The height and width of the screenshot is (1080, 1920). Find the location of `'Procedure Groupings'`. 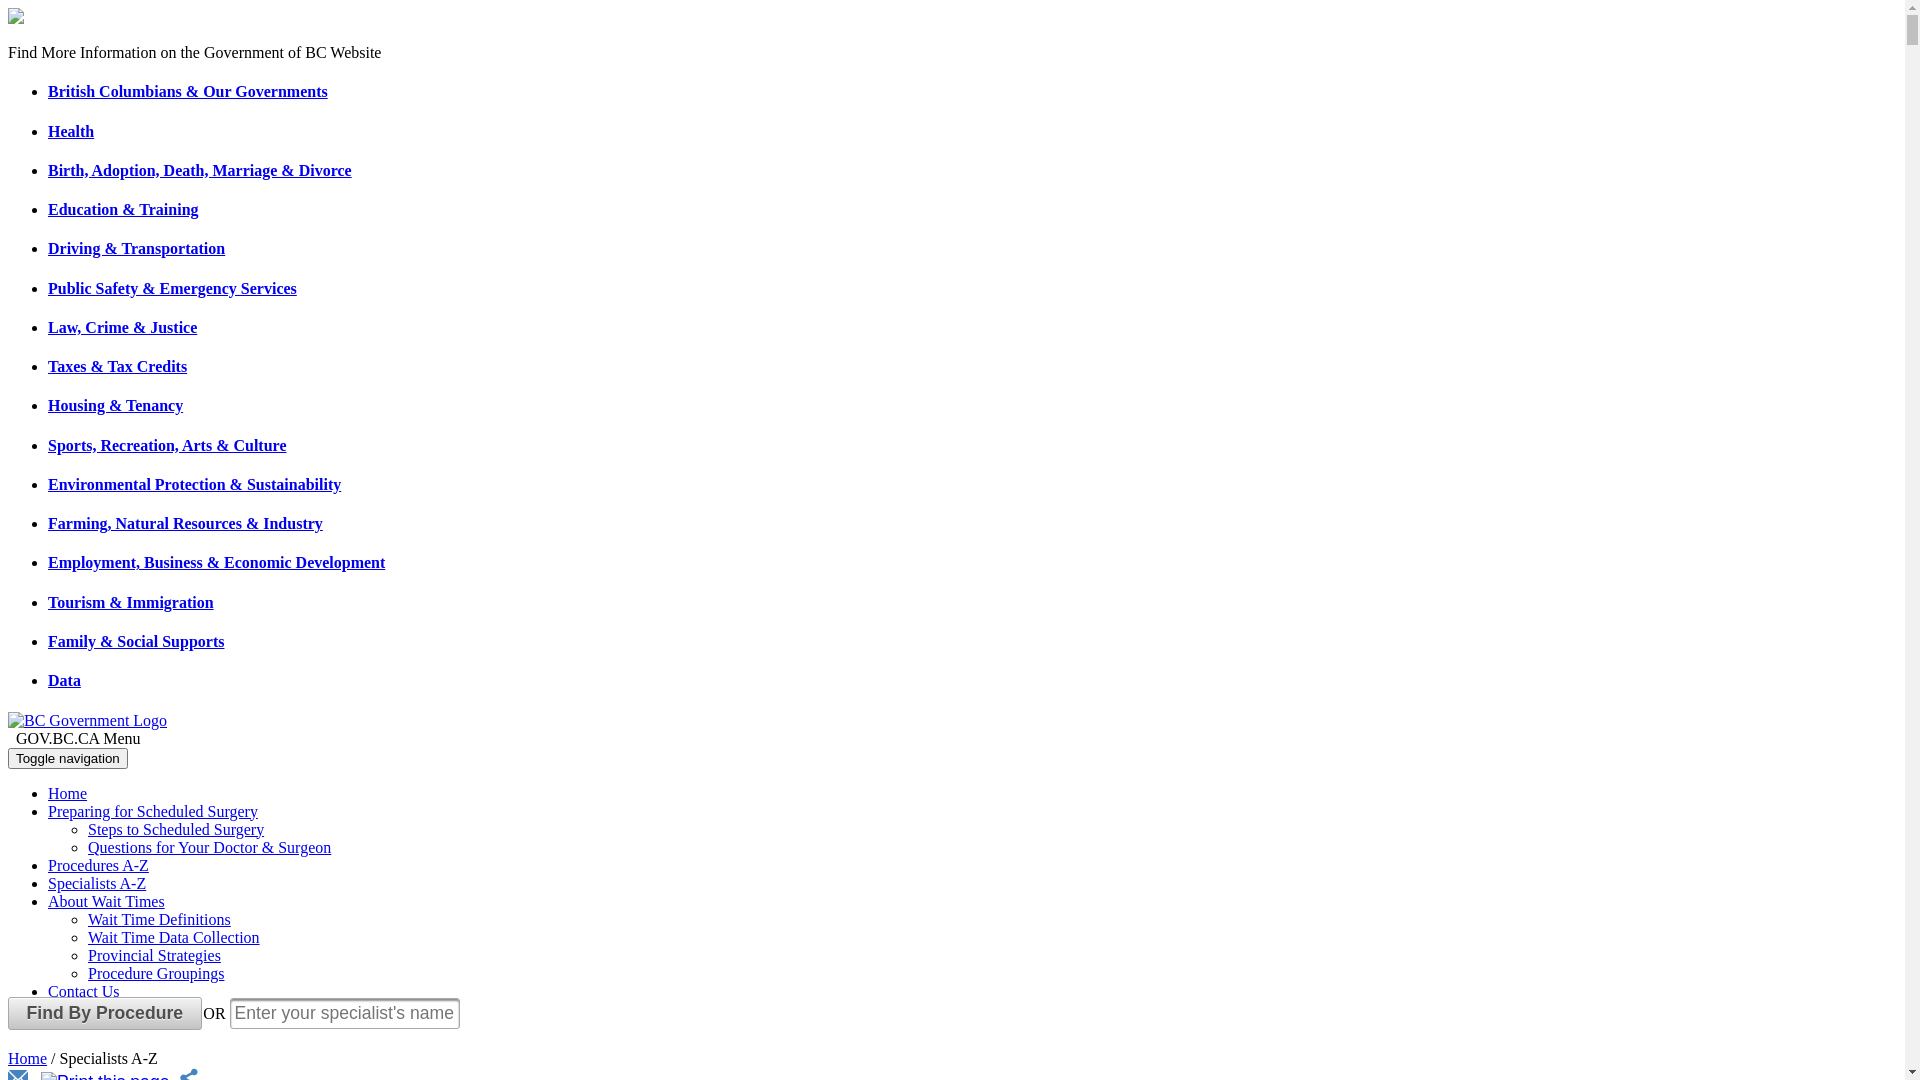

'Procedure Groupings' is located at coordinates (155, 972).